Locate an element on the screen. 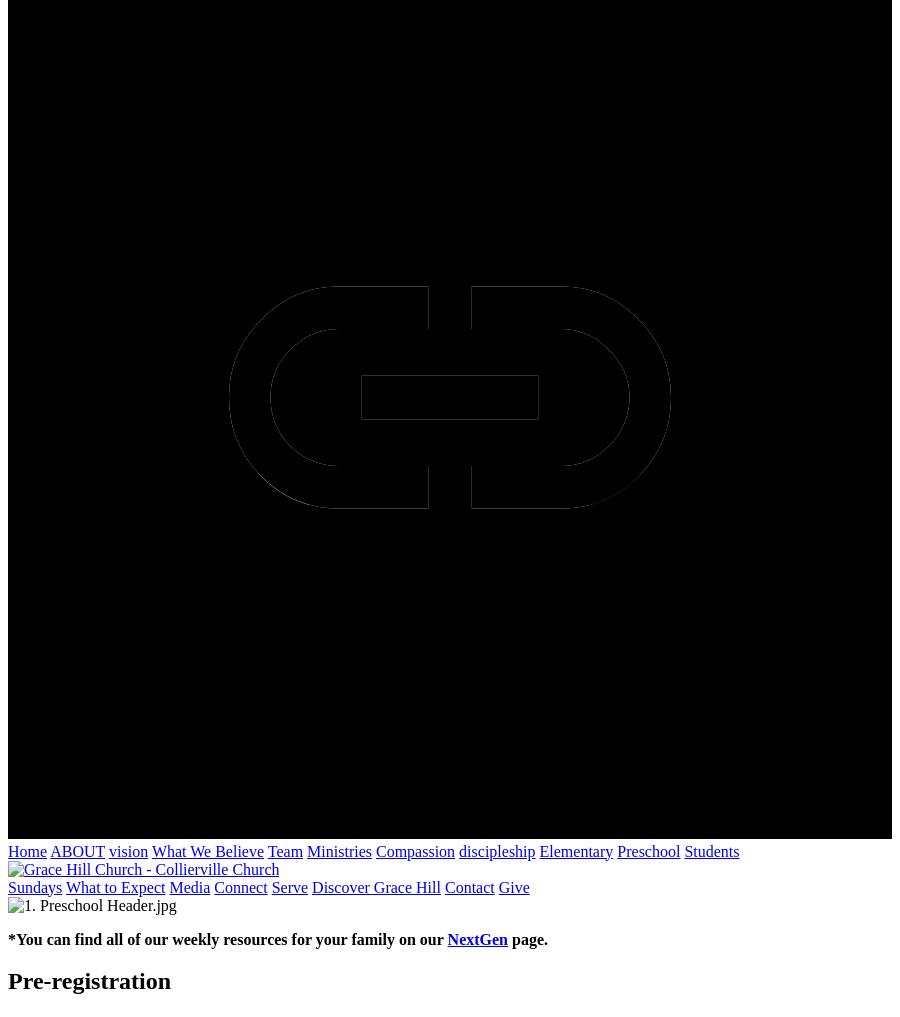  'Compassion' is located at coordinates (375, 850).